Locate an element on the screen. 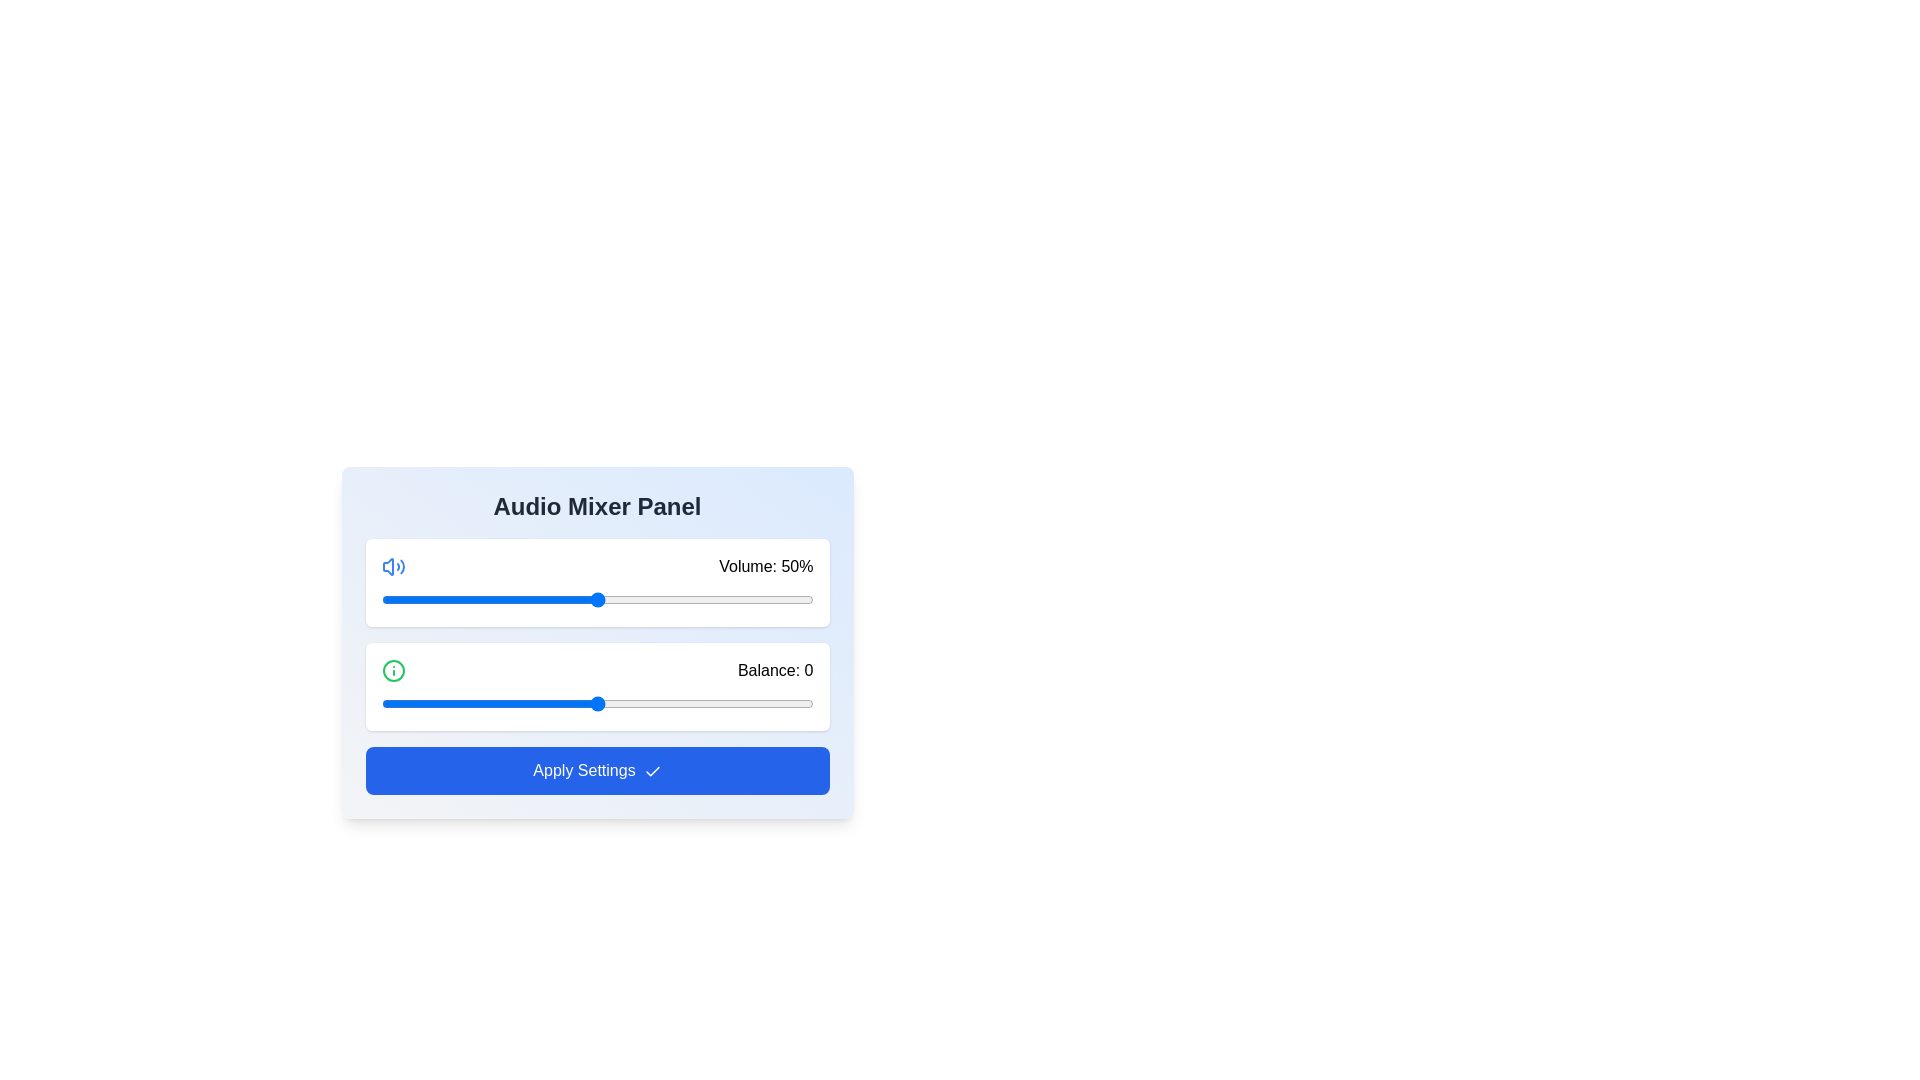  the balance slider to set the balance to -44 is located at coordinates (406, 703).